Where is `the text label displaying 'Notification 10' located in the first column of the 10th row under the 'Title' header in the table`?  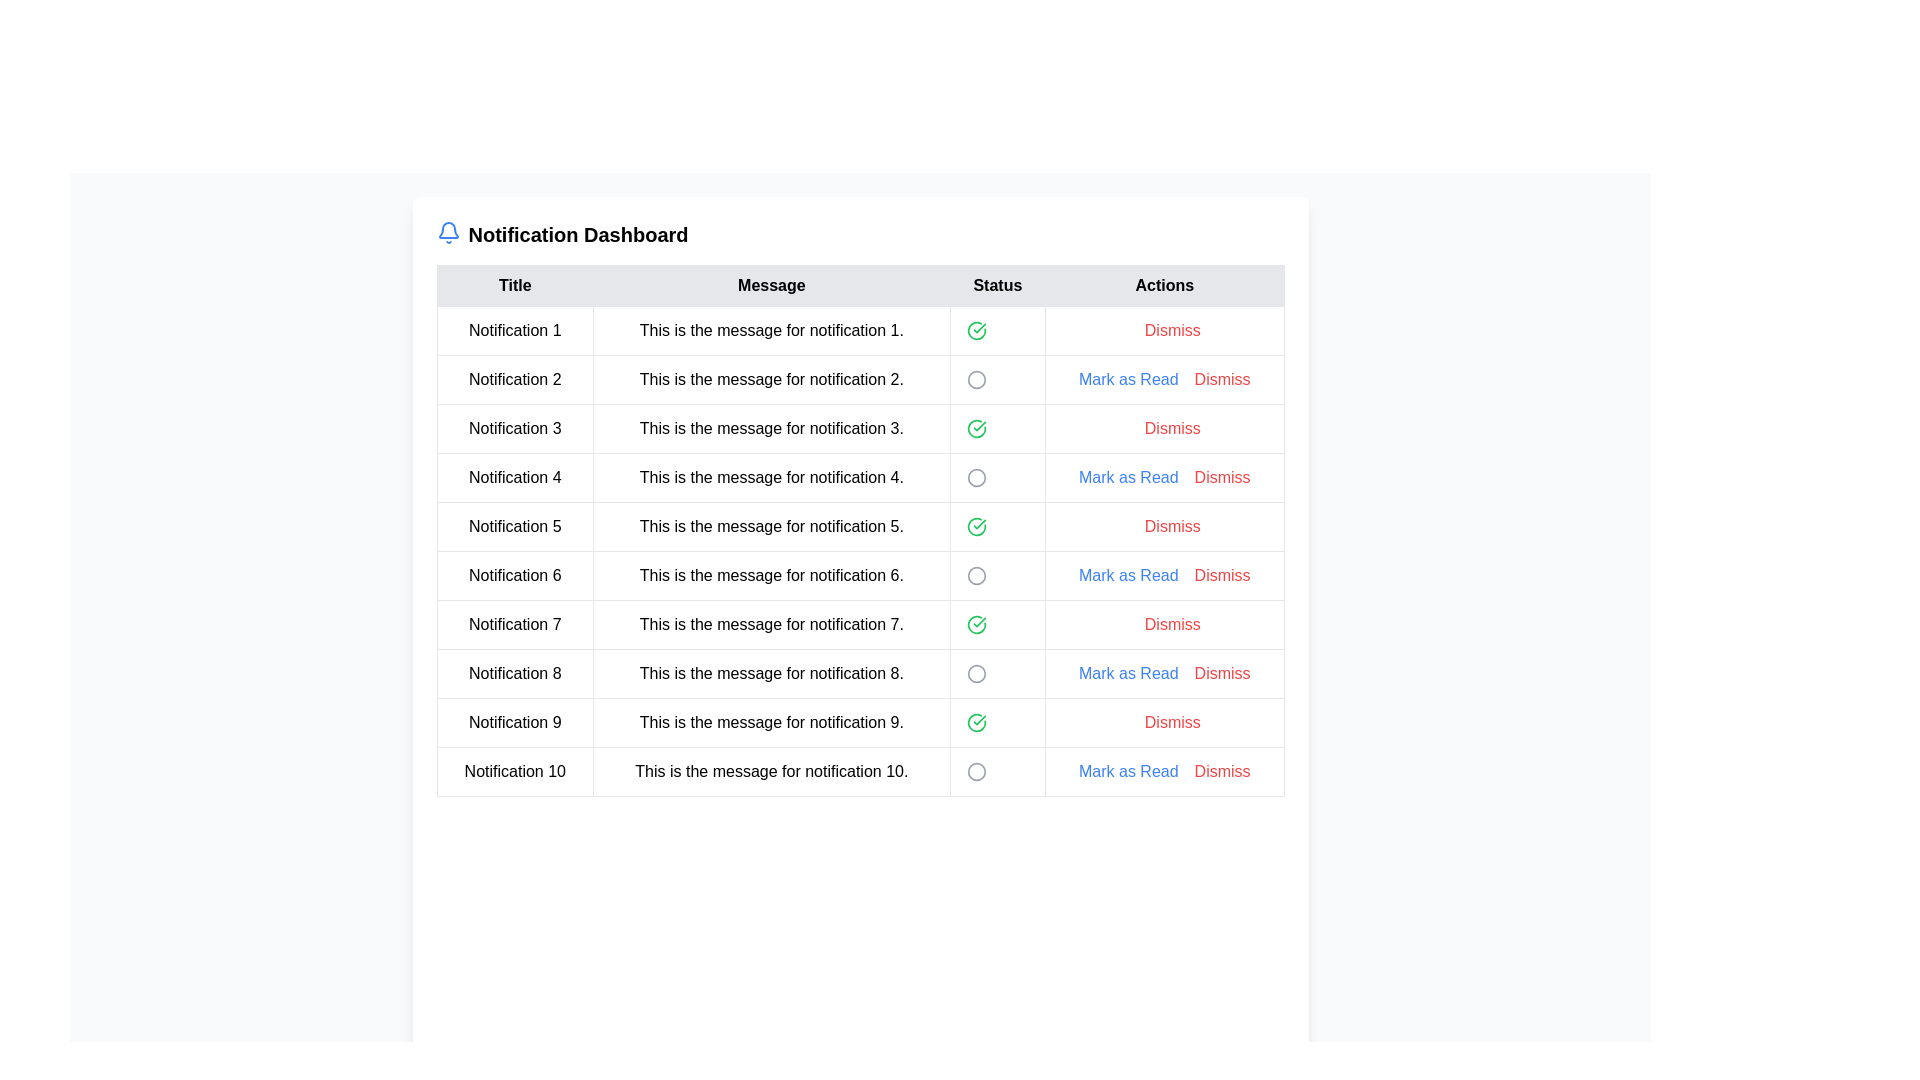
the text label displaying 'Notification 10' located in the first column of the 10th row under the 'Title' header in the table is located at coordinates (515, 770).